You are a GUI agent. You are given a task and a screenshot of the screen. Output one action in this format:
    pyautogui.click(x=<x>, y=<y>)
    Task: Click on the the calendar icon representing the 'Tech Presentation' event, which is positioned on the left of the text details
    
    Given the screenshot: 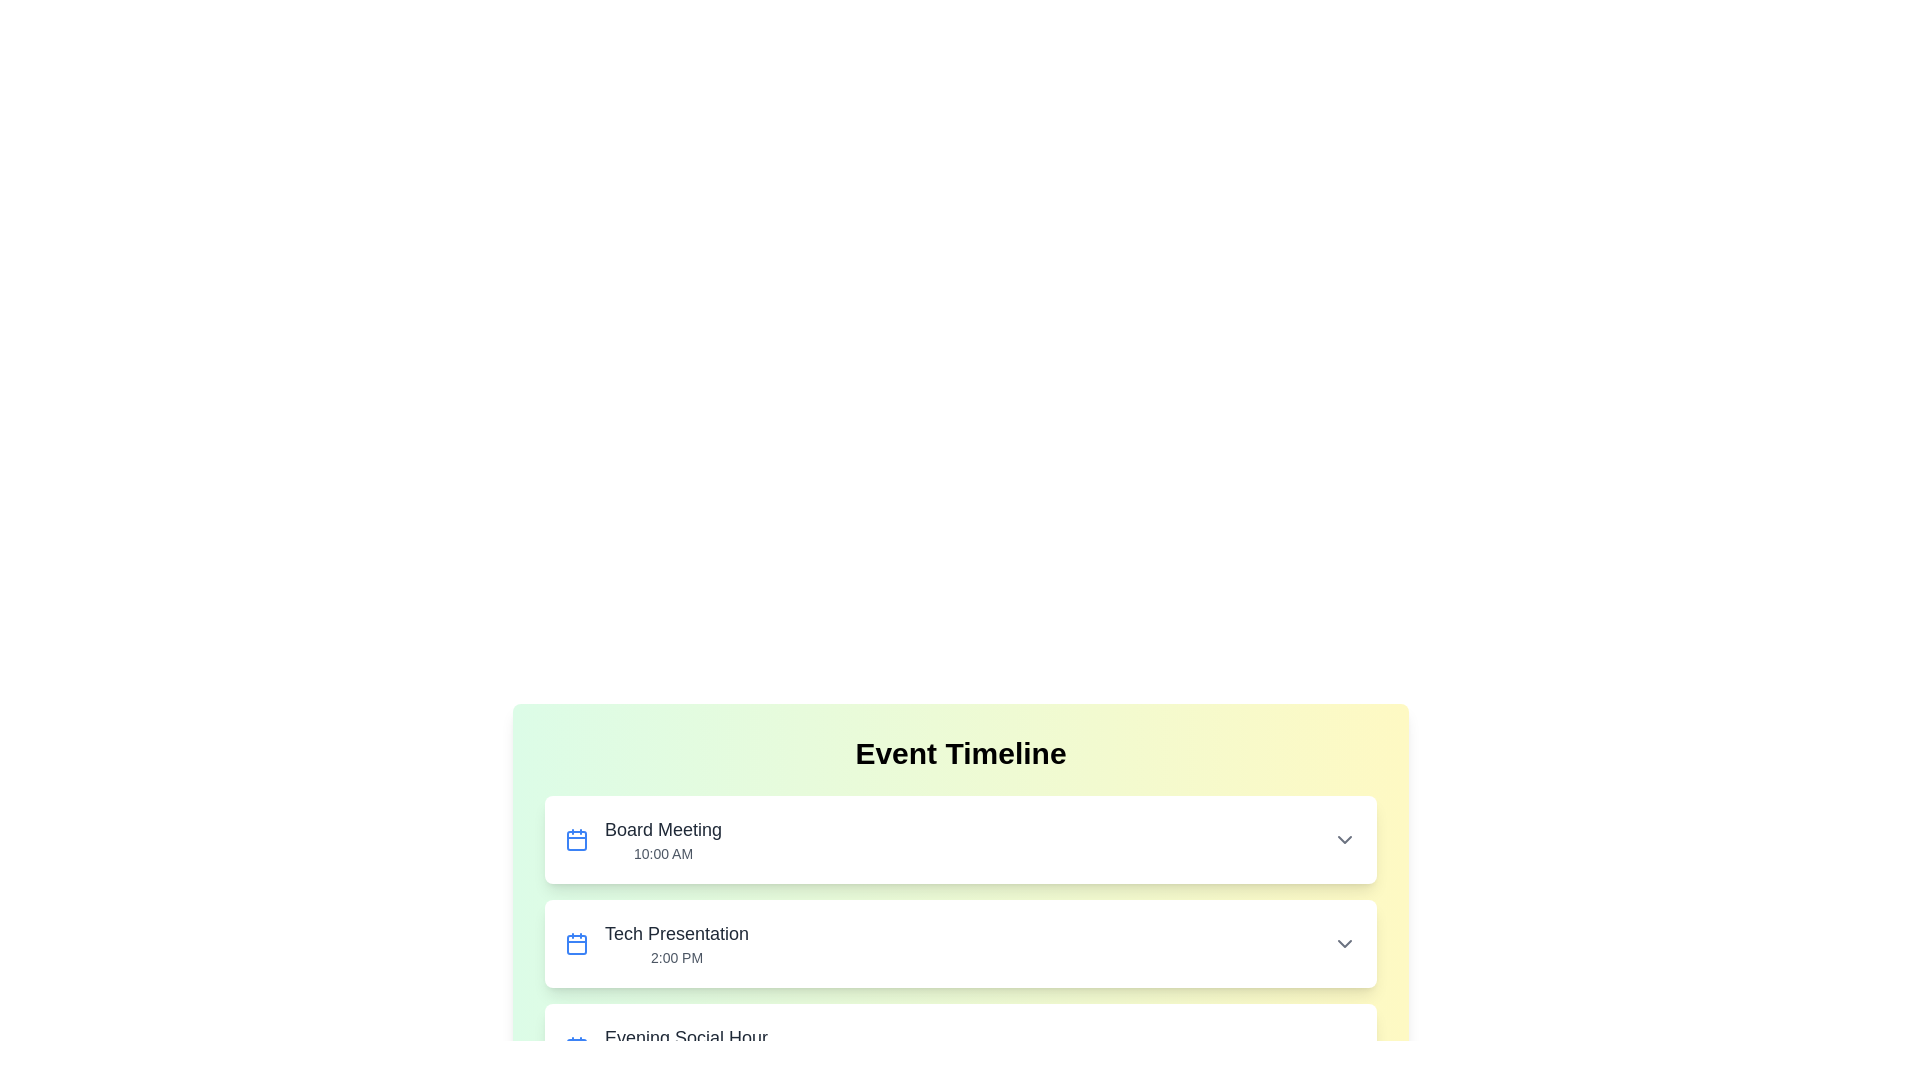 What is the action you would take?
    pyautogui.click(x=575, y=944)
    